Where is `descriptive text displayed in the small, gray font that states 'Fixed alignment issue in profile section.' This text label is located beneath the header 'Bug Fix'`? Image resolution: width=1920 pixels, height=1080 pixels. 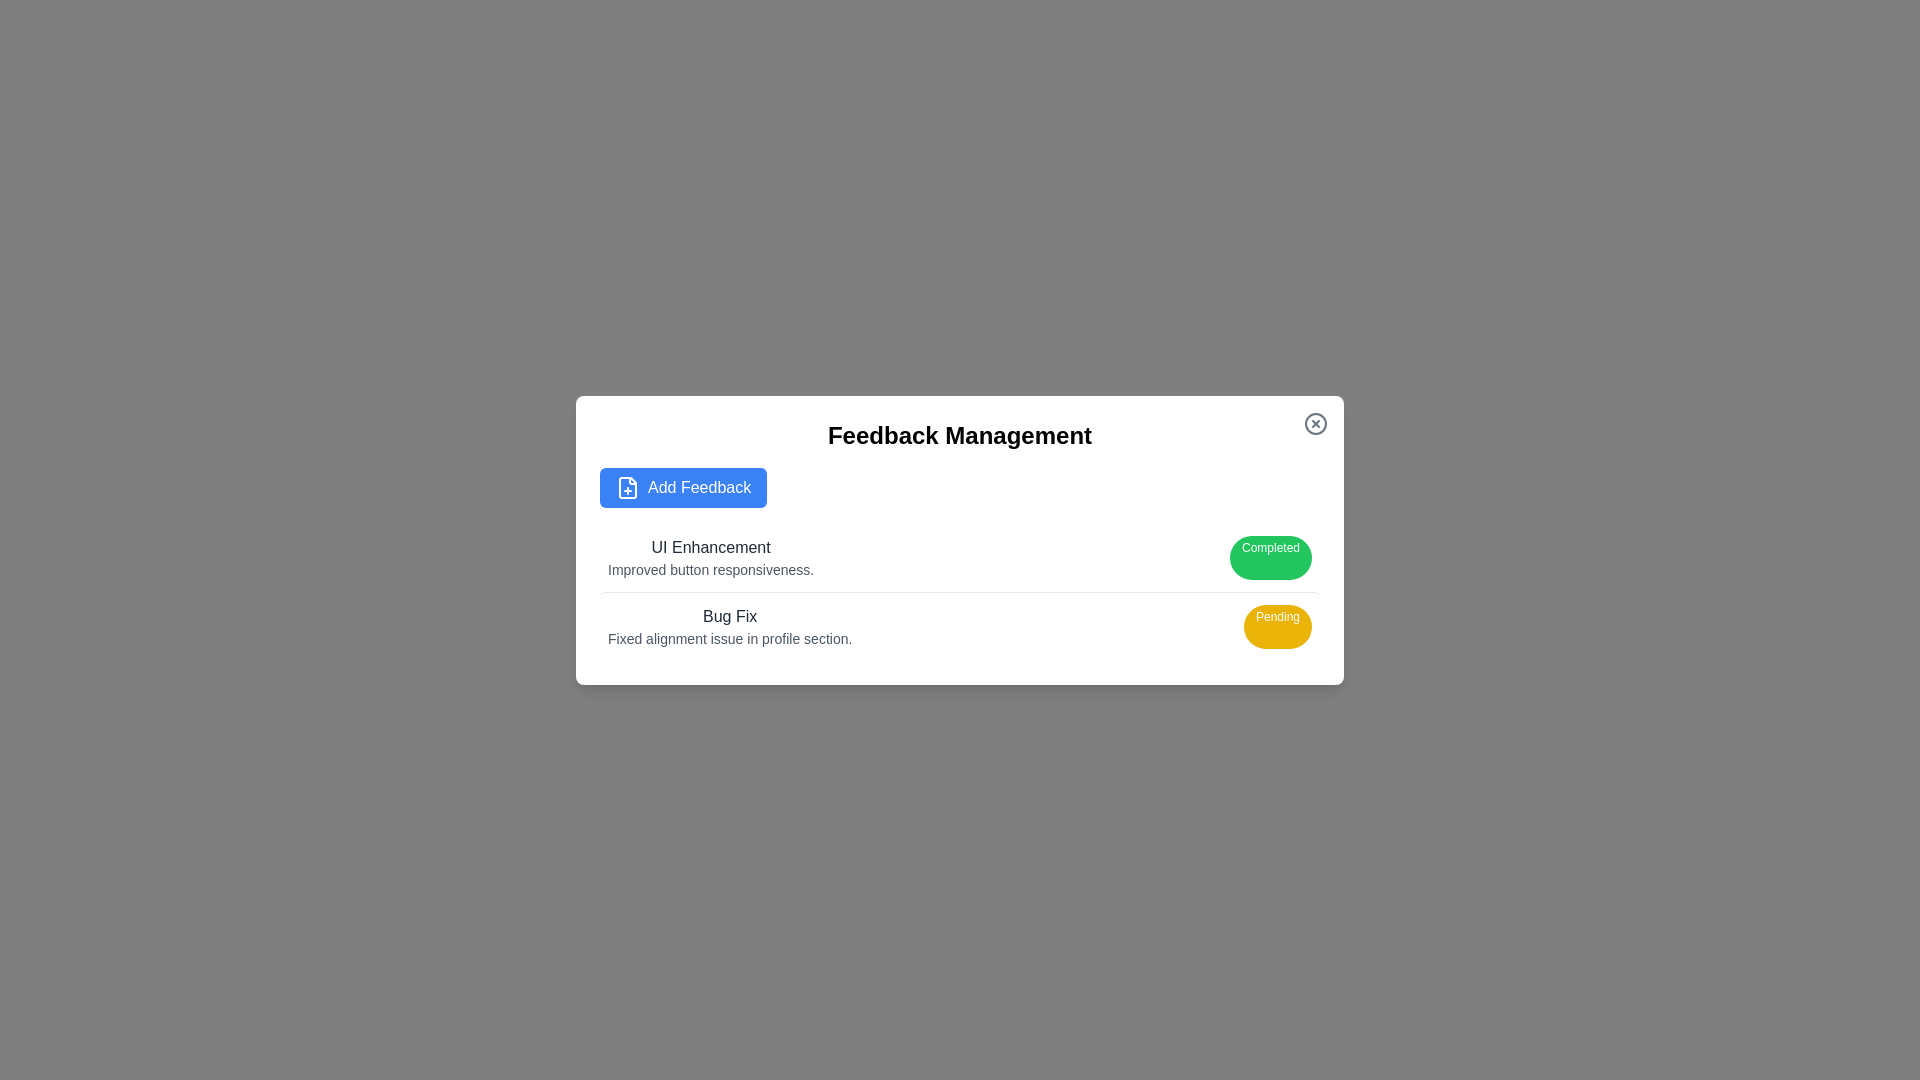 descriptive text displayed in the small, gray font that states 'Fixed alignment issue in profile section.' This text label is located beneath the header 'Bug Fix' is located at coordinates (729, 638).